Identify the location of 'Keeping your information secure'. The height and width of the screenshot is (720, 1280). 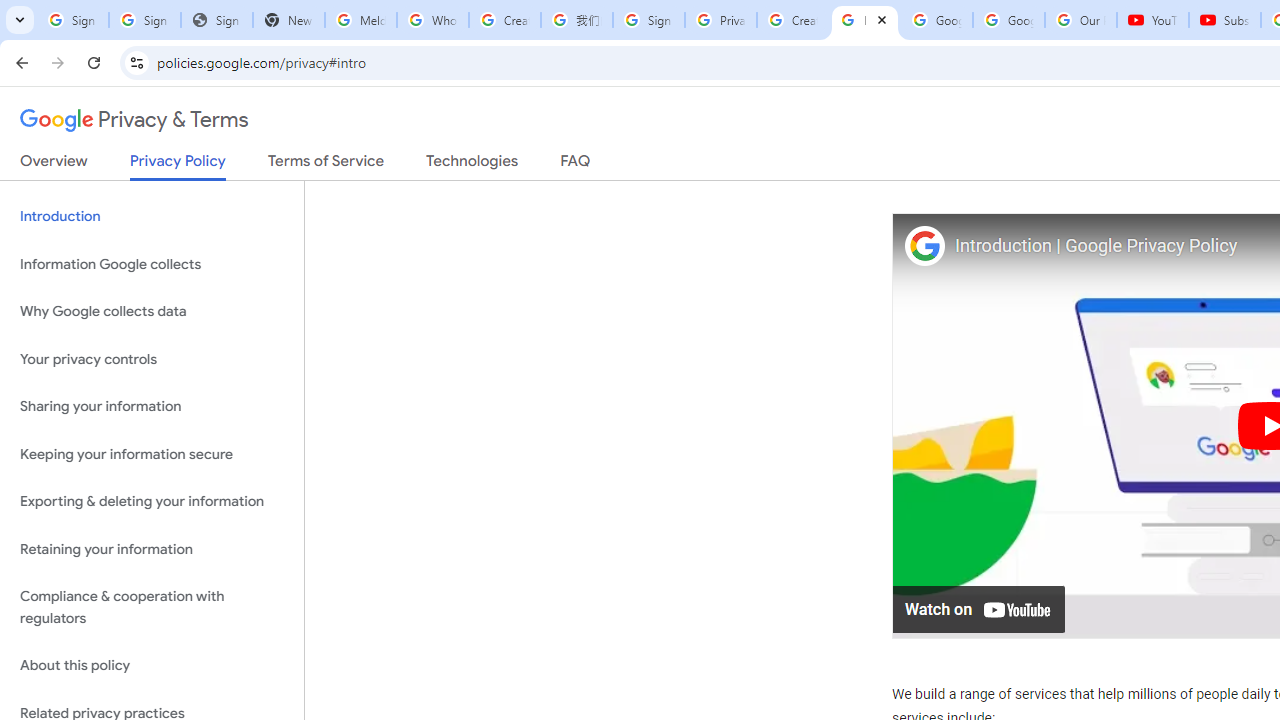
(151, 454).